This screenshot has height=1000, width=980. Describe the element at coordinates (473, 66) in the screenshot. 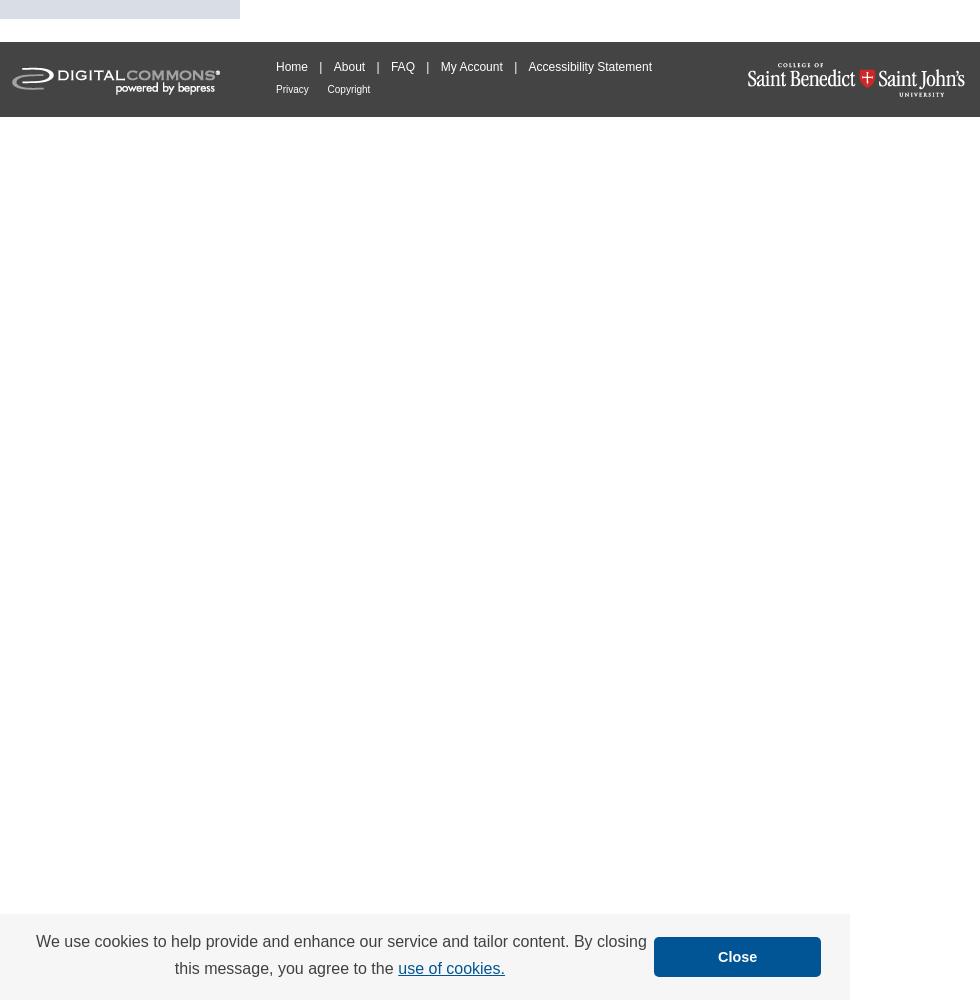

I see `'My Account'` at that location.